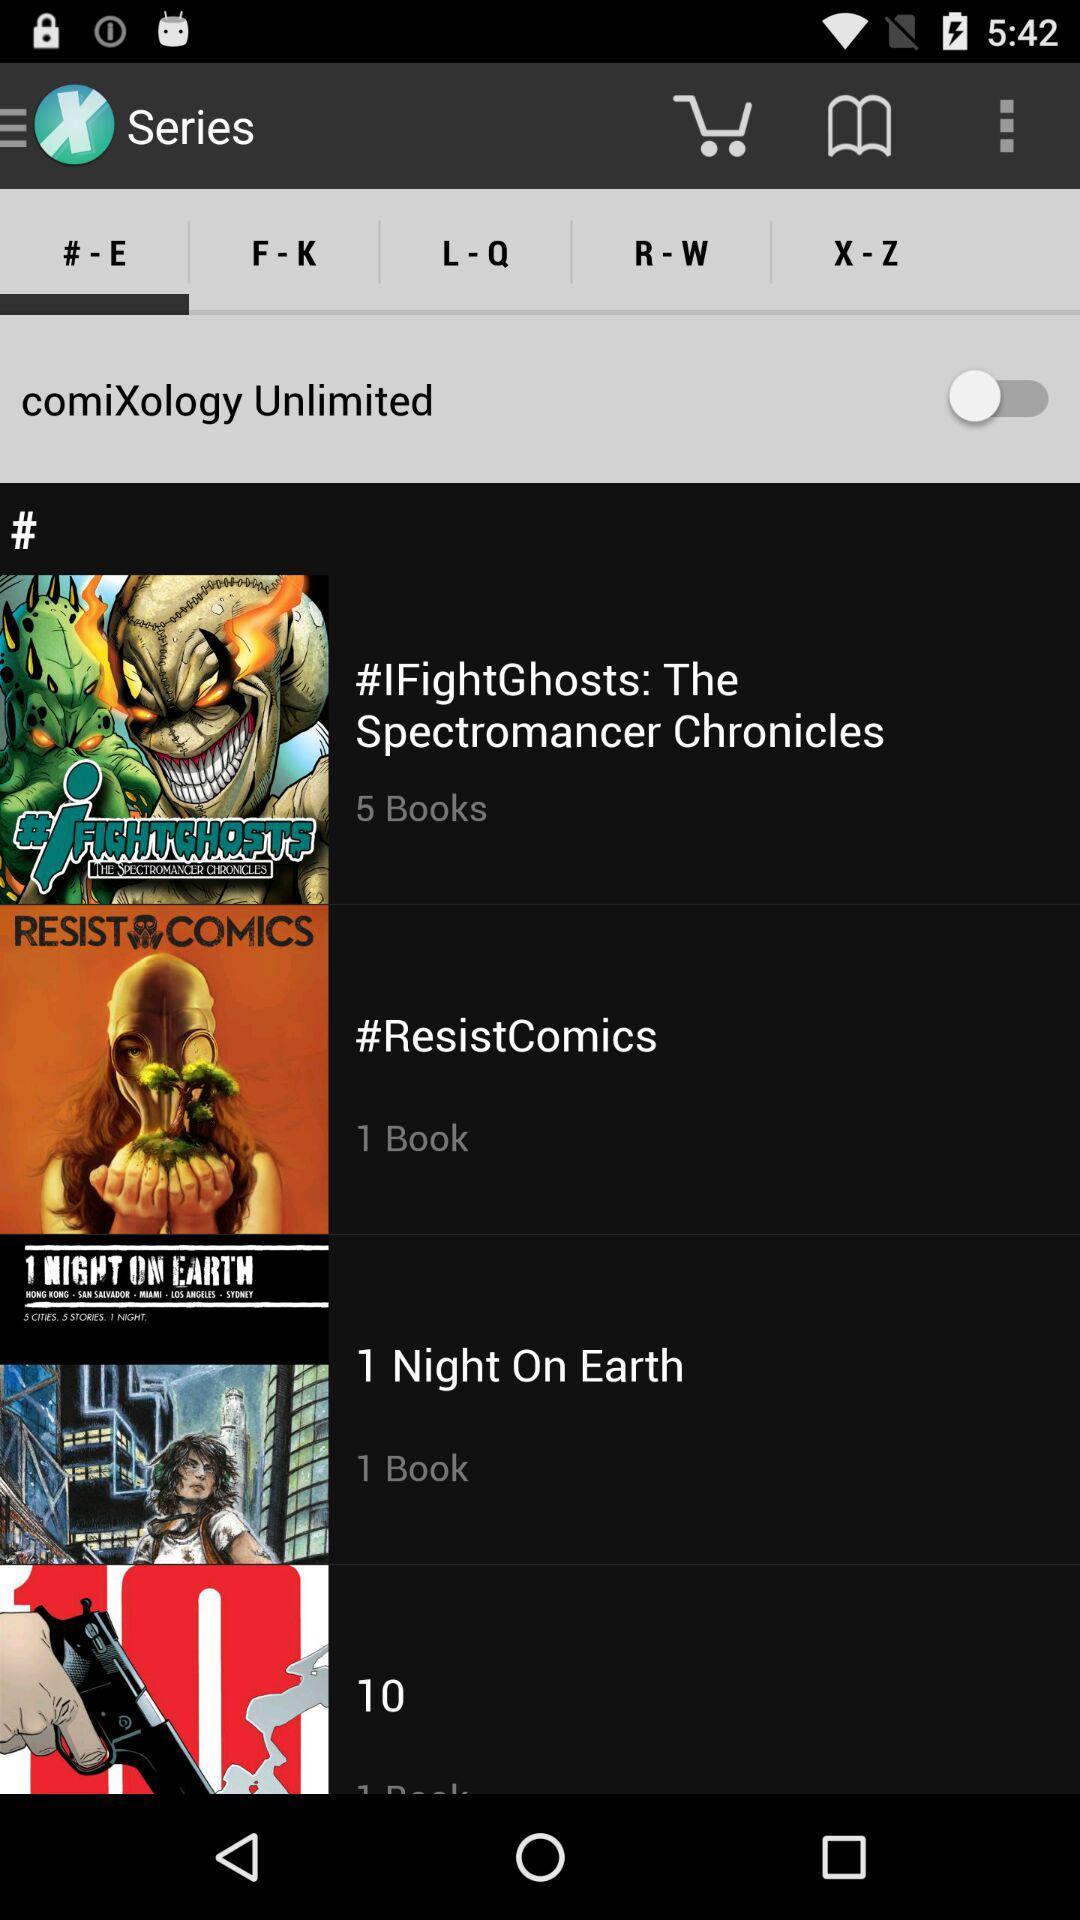  What do you see at coordinates (1006, 124) in the screenshot?
I see `the item above the x - z` at bounding box center [1006, 124].